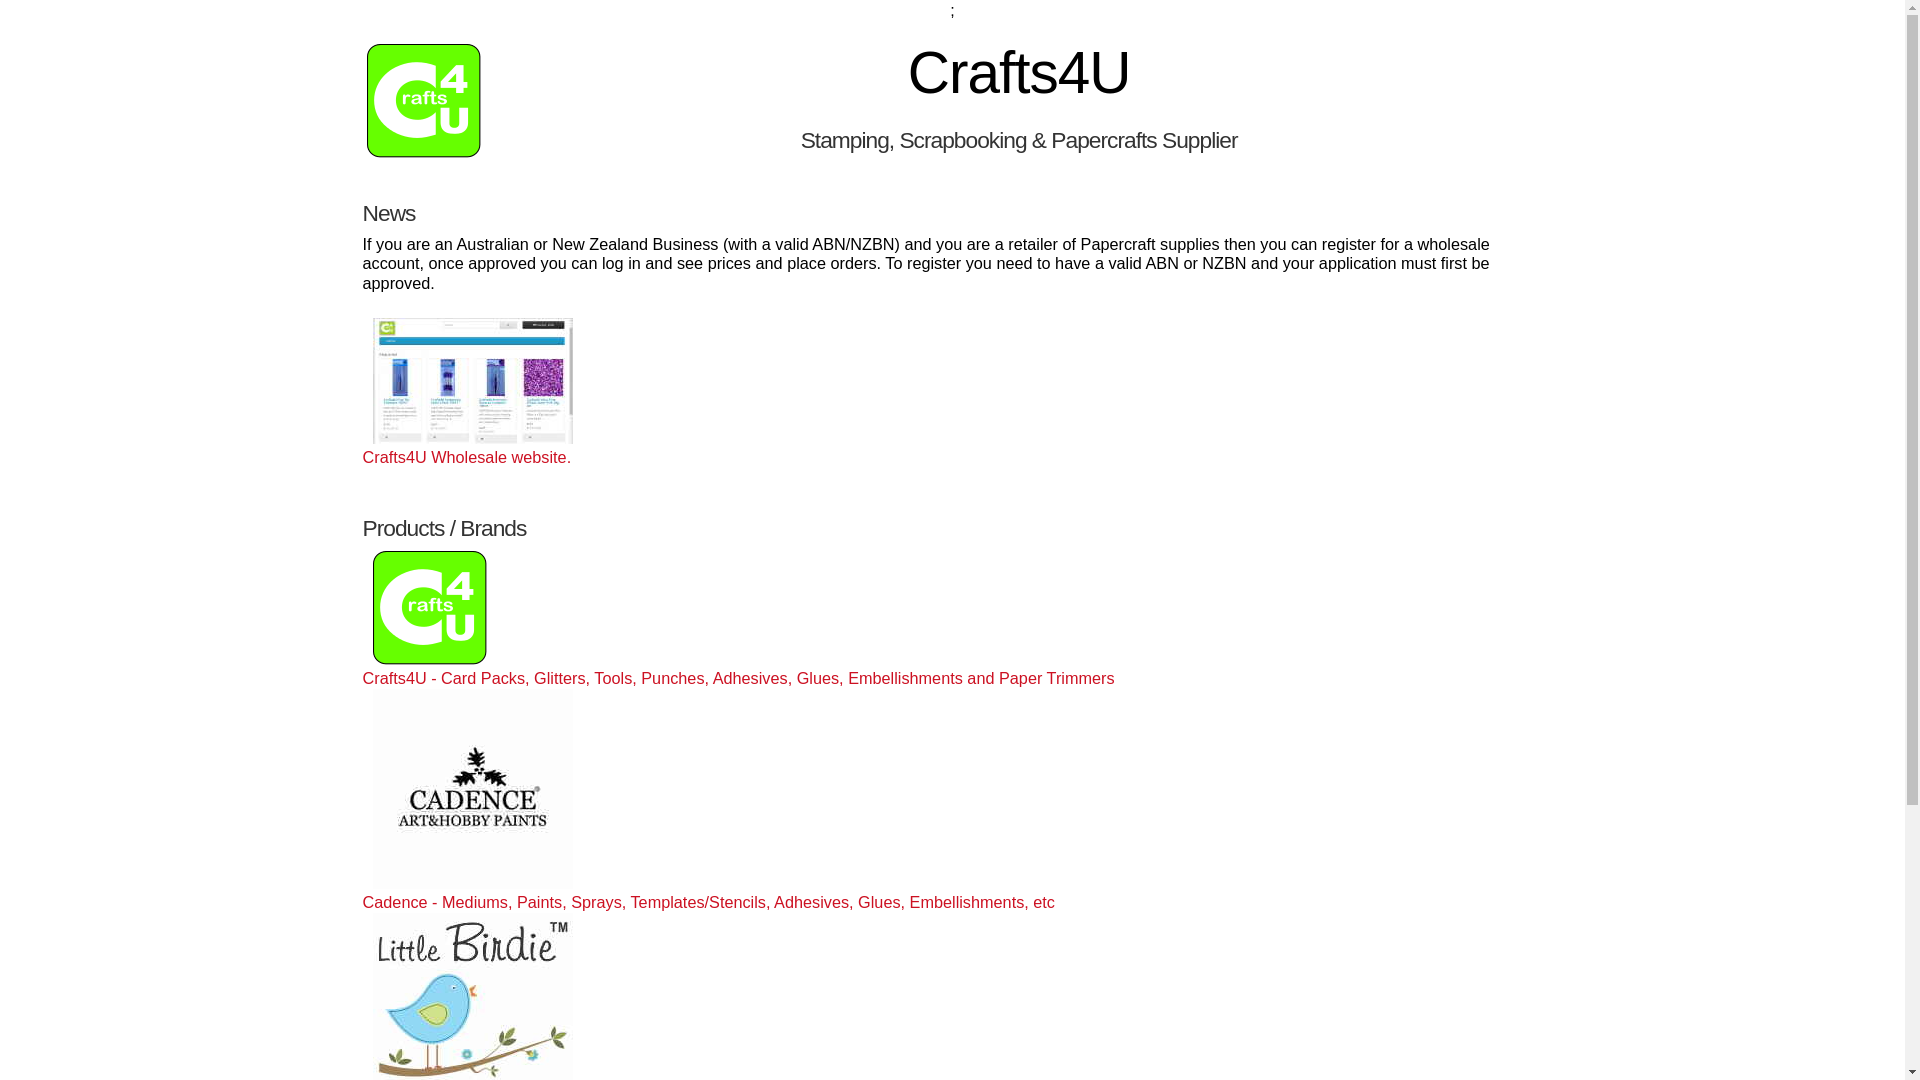 Image resolution: width=1920 pixels, height=1080 pixels. Describe the element at coordinates (467, 446) in the screenshot. I see `'Crafts4U Wholesale website.'` at that location.